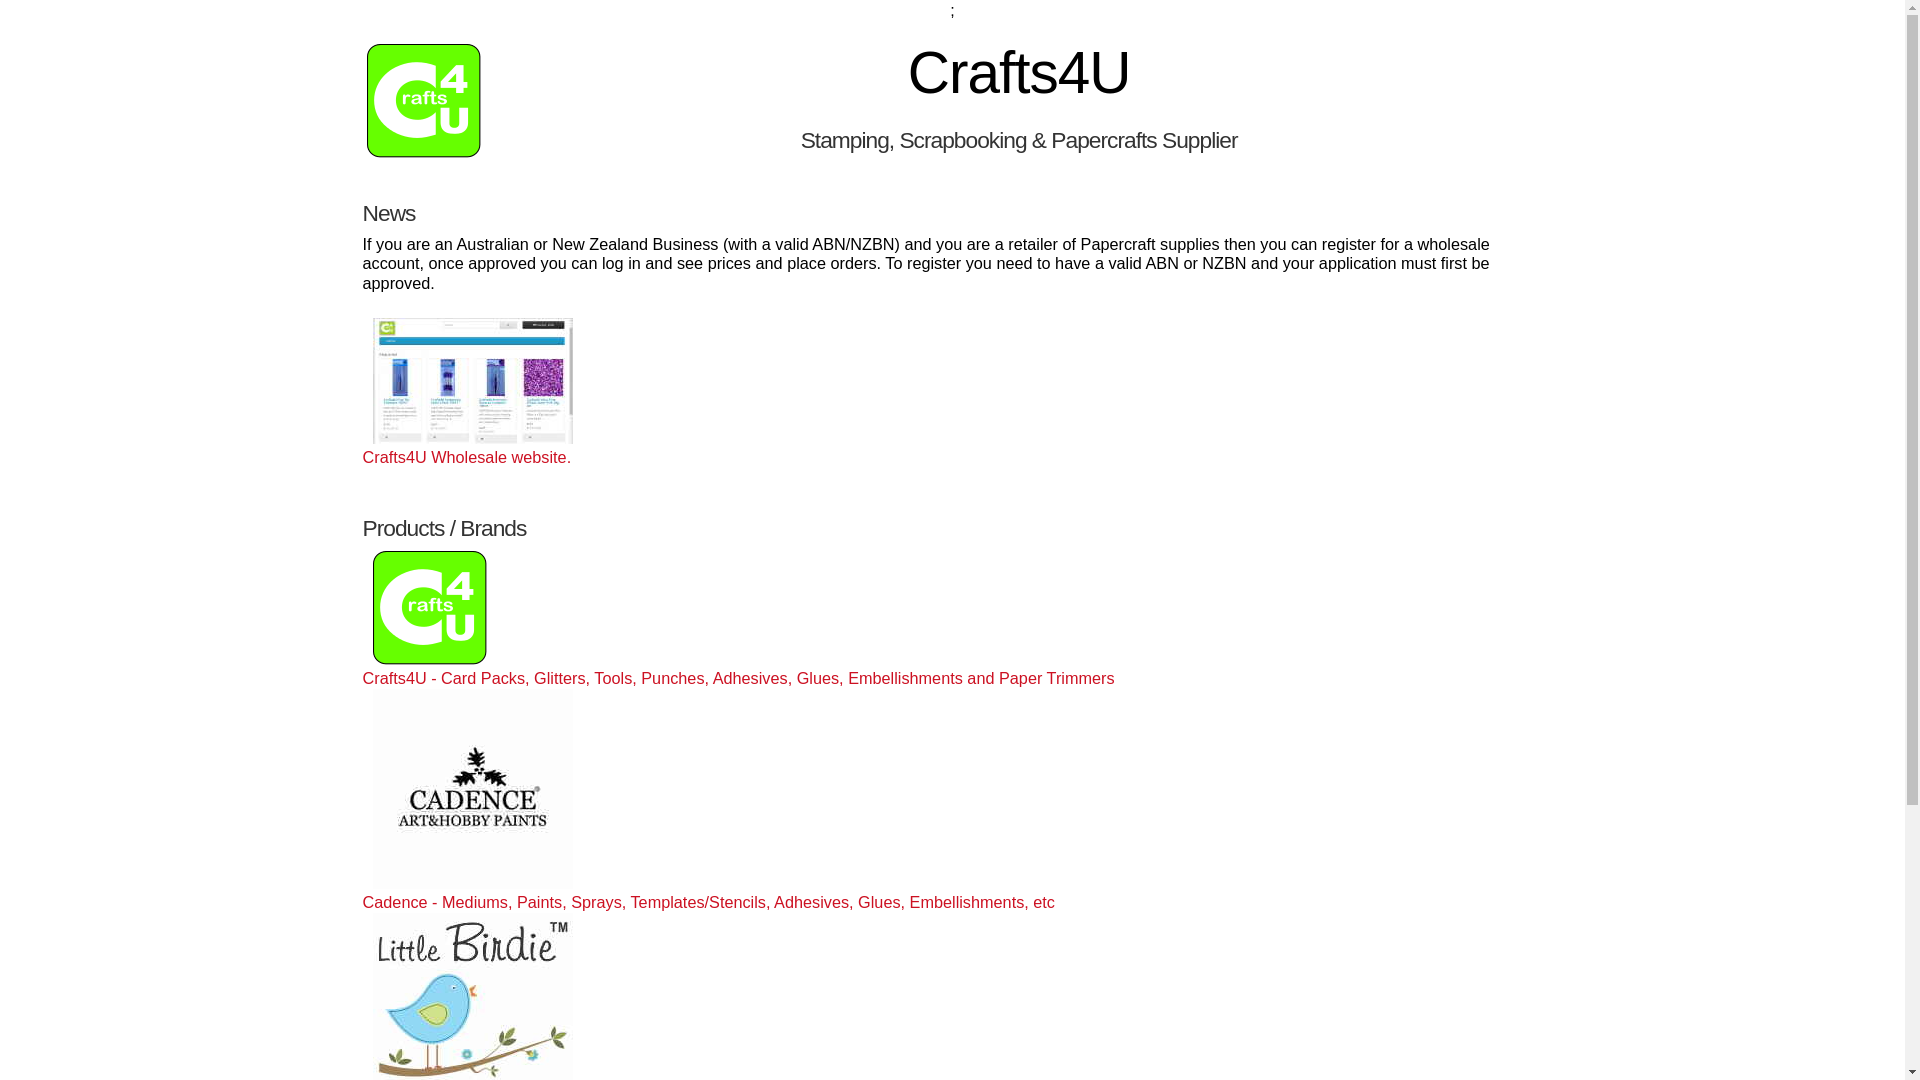 Image resolution: width=1920 pixels, height=1080 pixels. Describe the element at coordinates (467, 446) in the screenshot. I see `'Crafts4U Wholesale website.'` at that location.